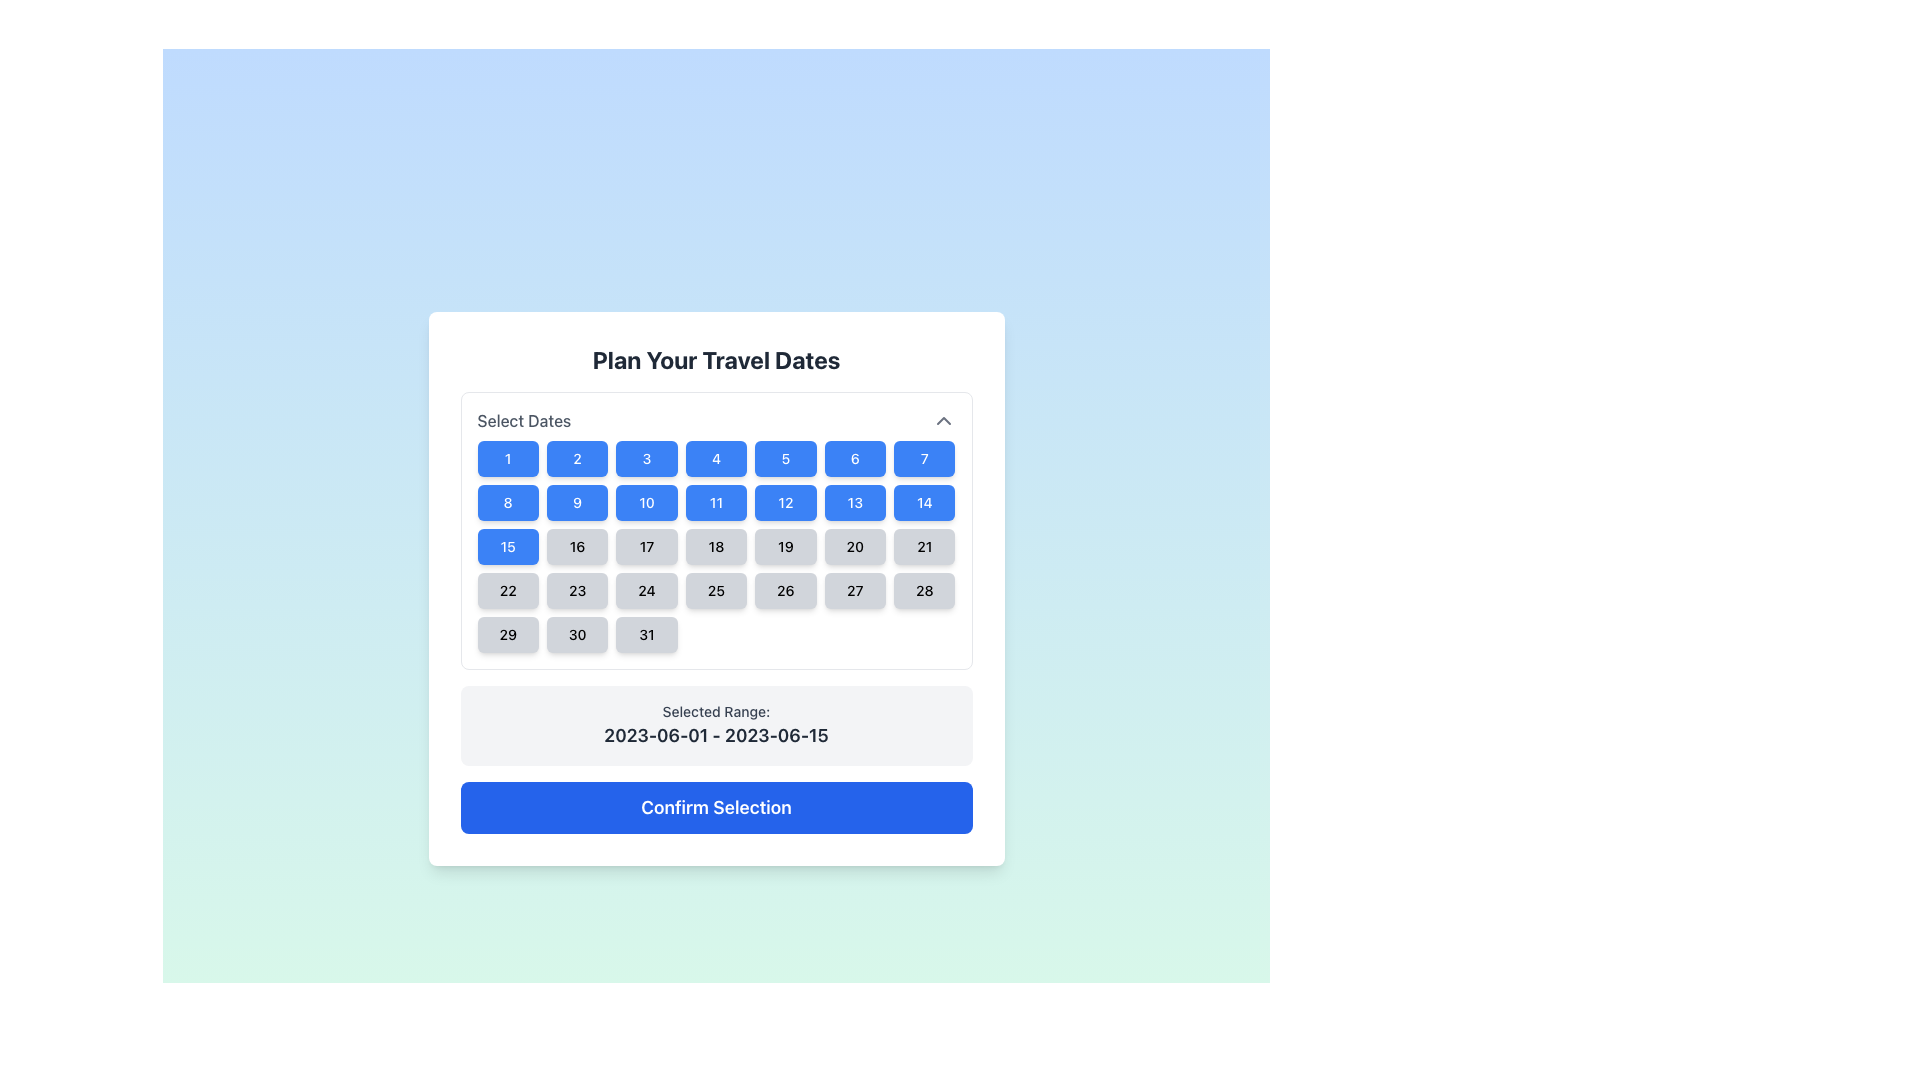  What do you see at coordinates (716, 501) in the screenshot?
I see `the button displaying the number '11' in white text on a blue background for navigation purposes` at bounding box center [716, 501].